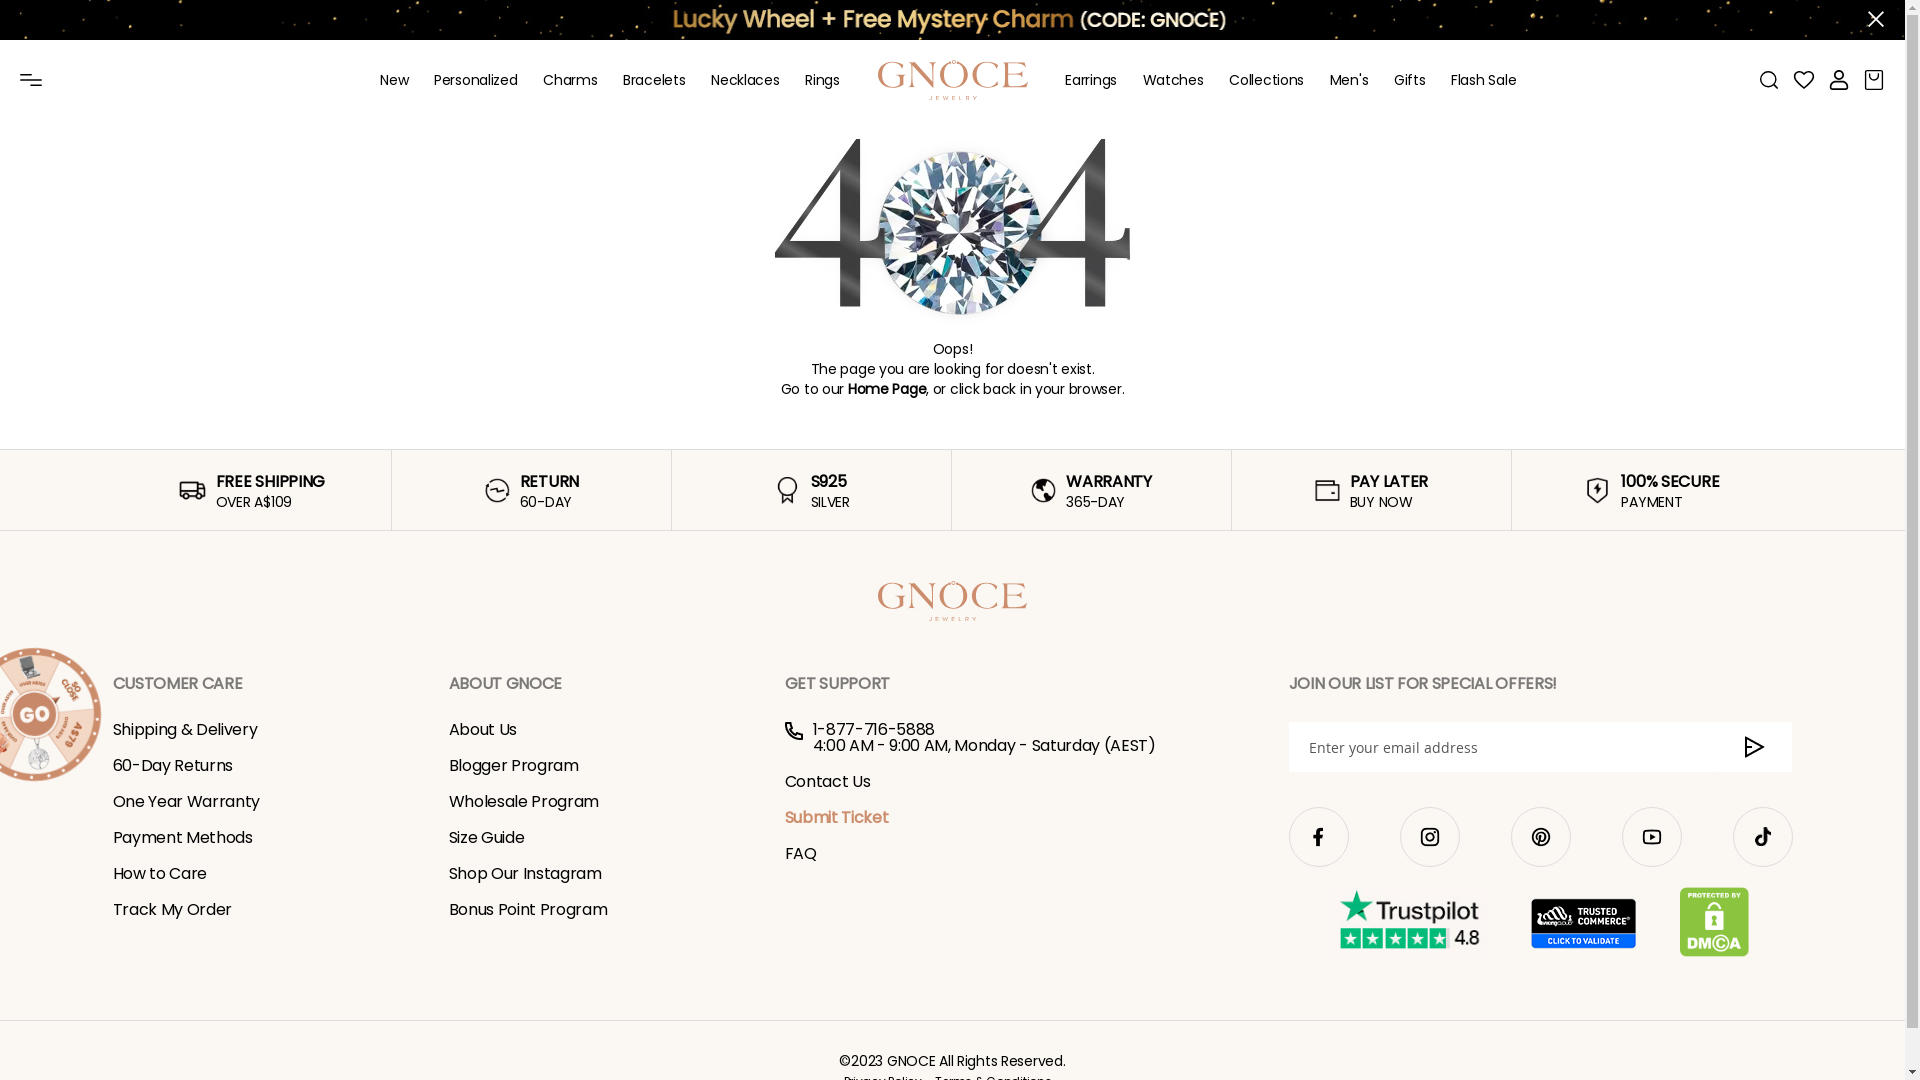 This screenshot has height=1080, width=1920. I want to click on 'New', so click(393, 79).